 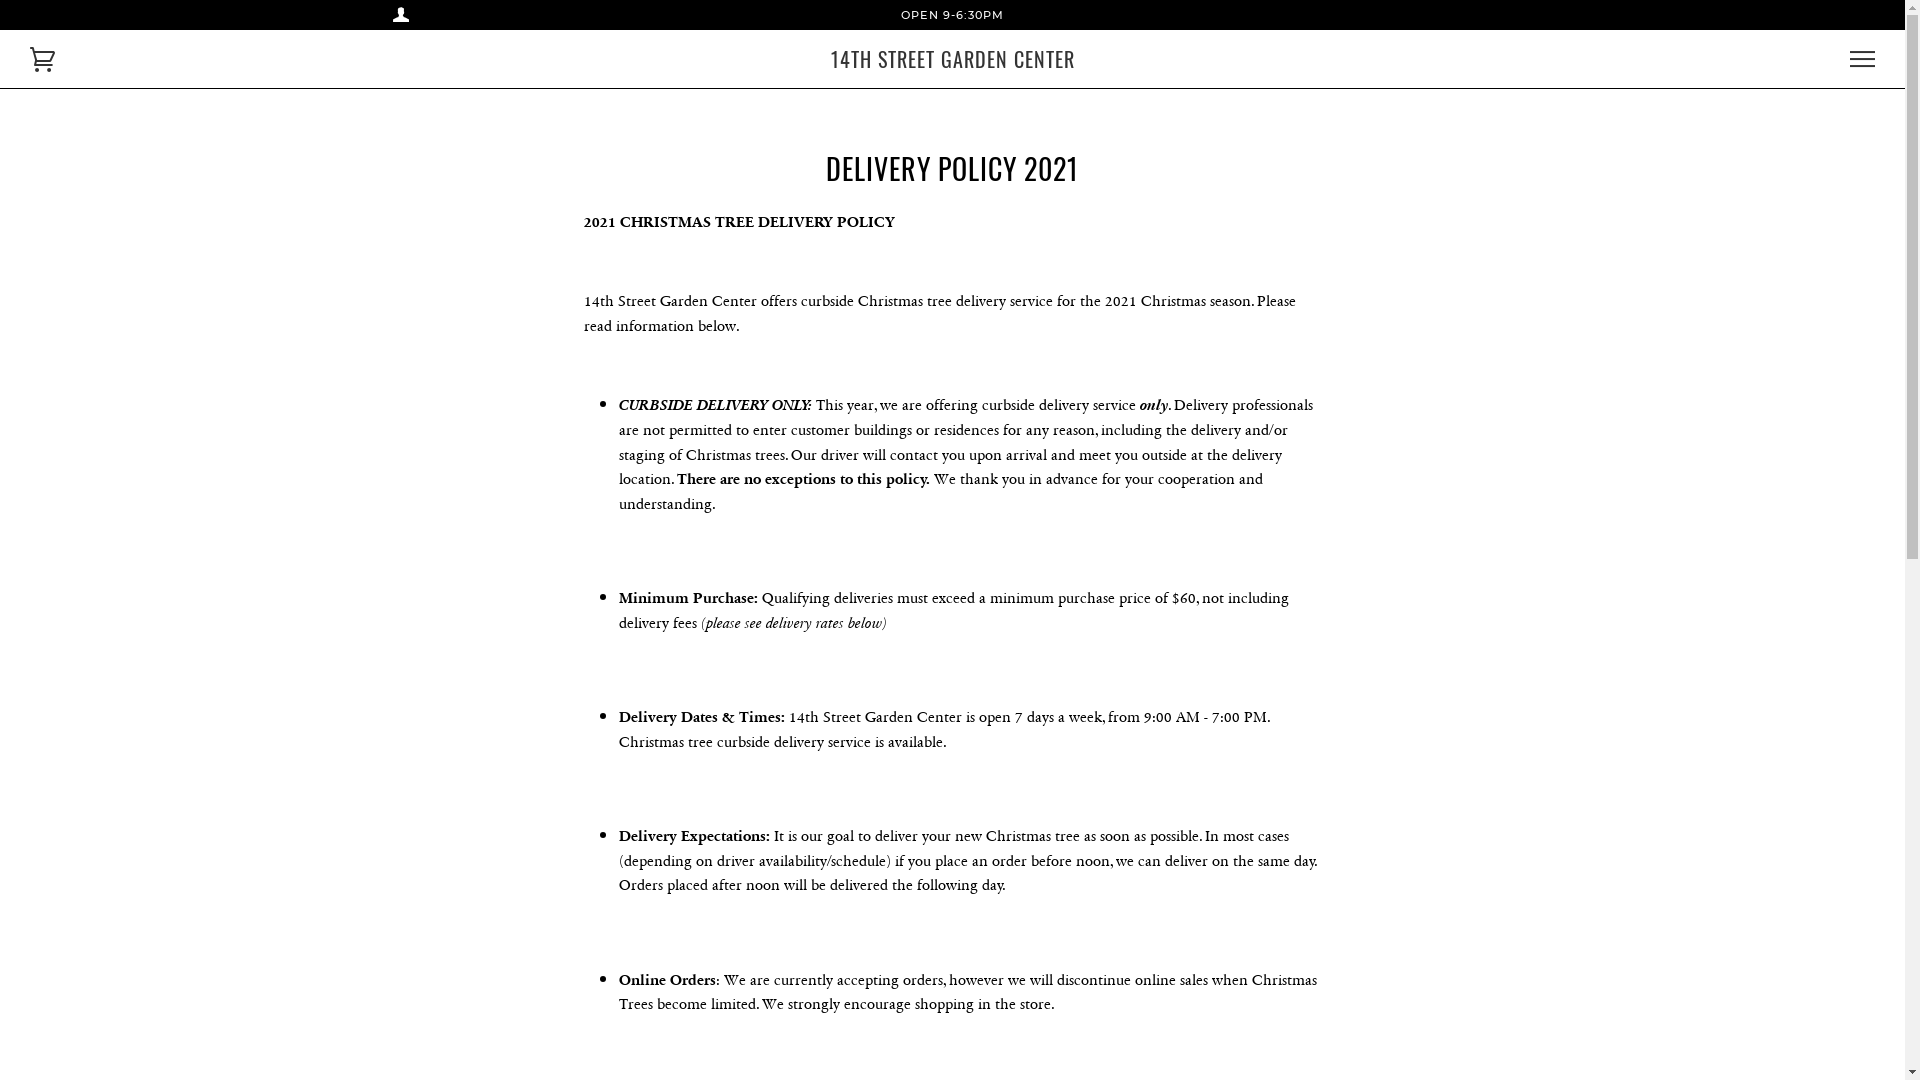 I want to click on '14TH STREET GARDEN CENTER', so click(x=950, y=57).